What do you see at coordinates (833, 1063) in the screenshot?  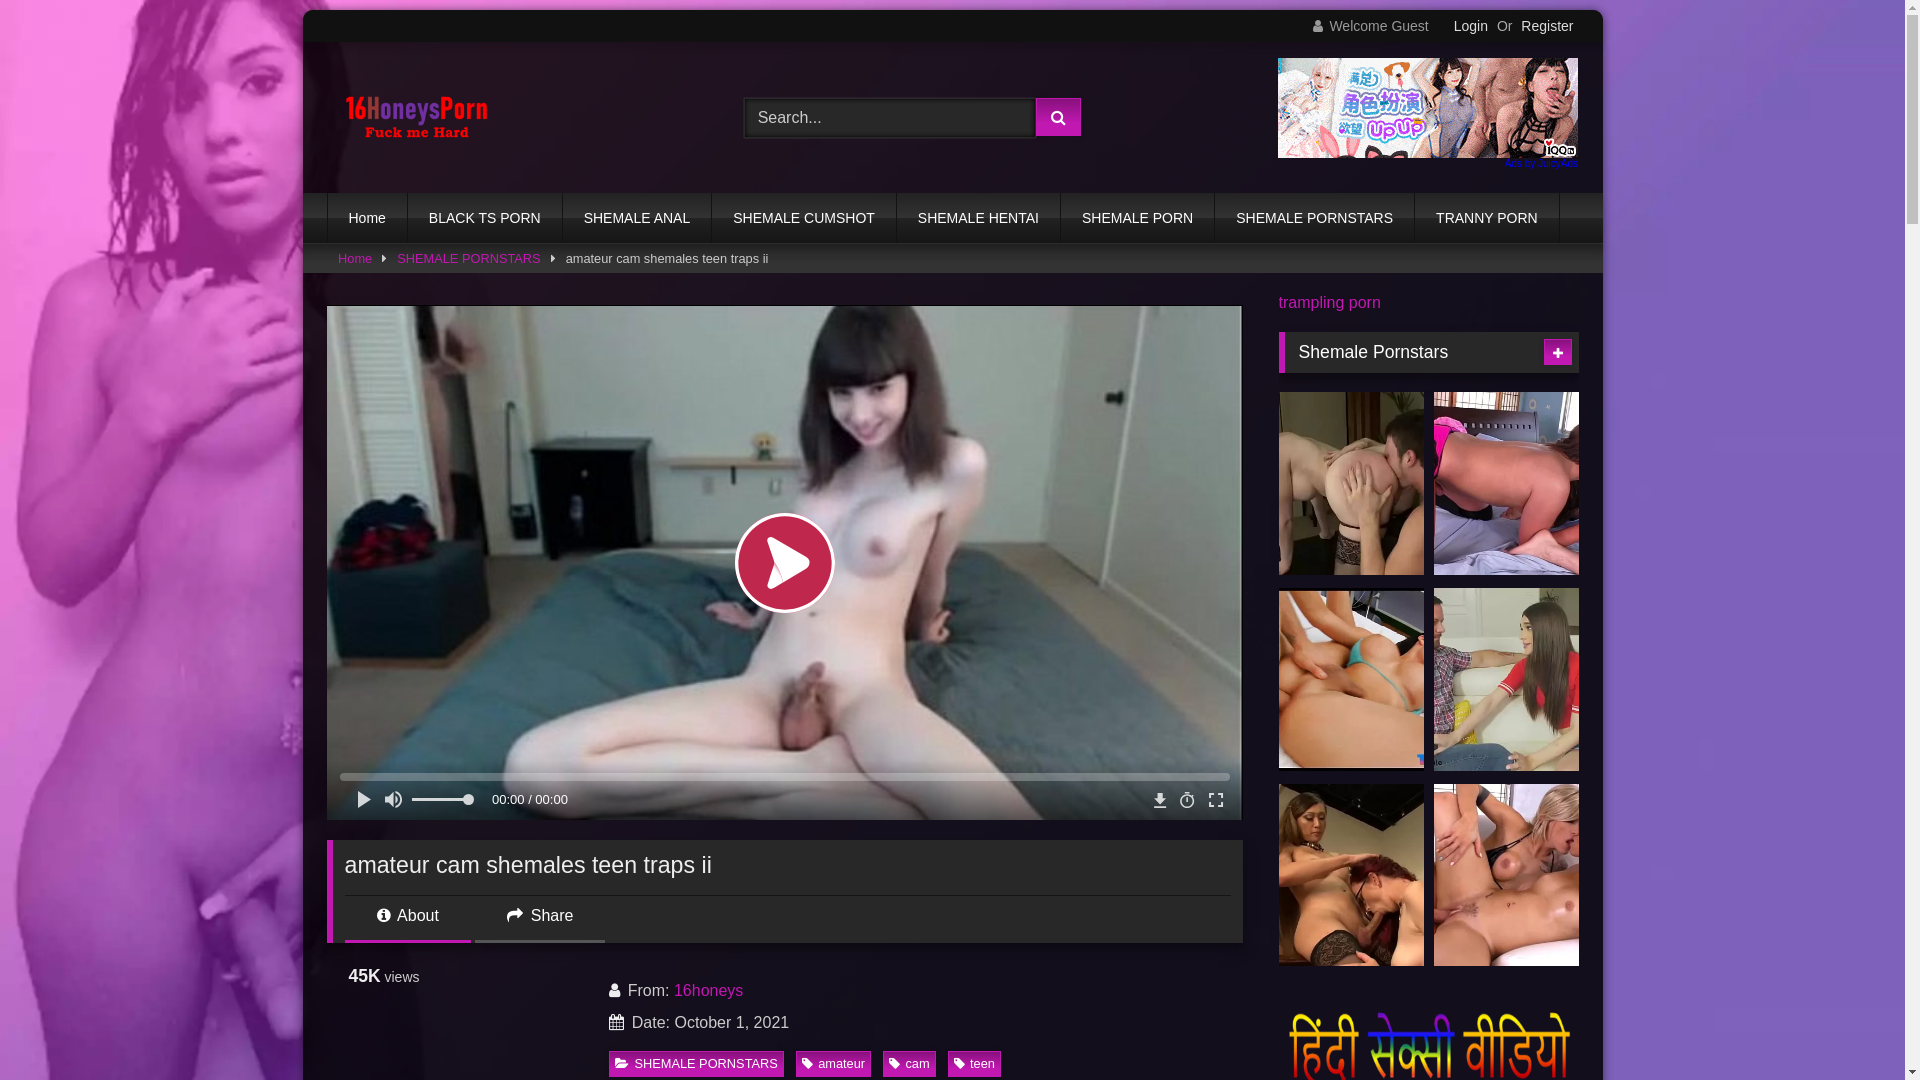 I see `'amateur'` at bounding box center [833, 1063].